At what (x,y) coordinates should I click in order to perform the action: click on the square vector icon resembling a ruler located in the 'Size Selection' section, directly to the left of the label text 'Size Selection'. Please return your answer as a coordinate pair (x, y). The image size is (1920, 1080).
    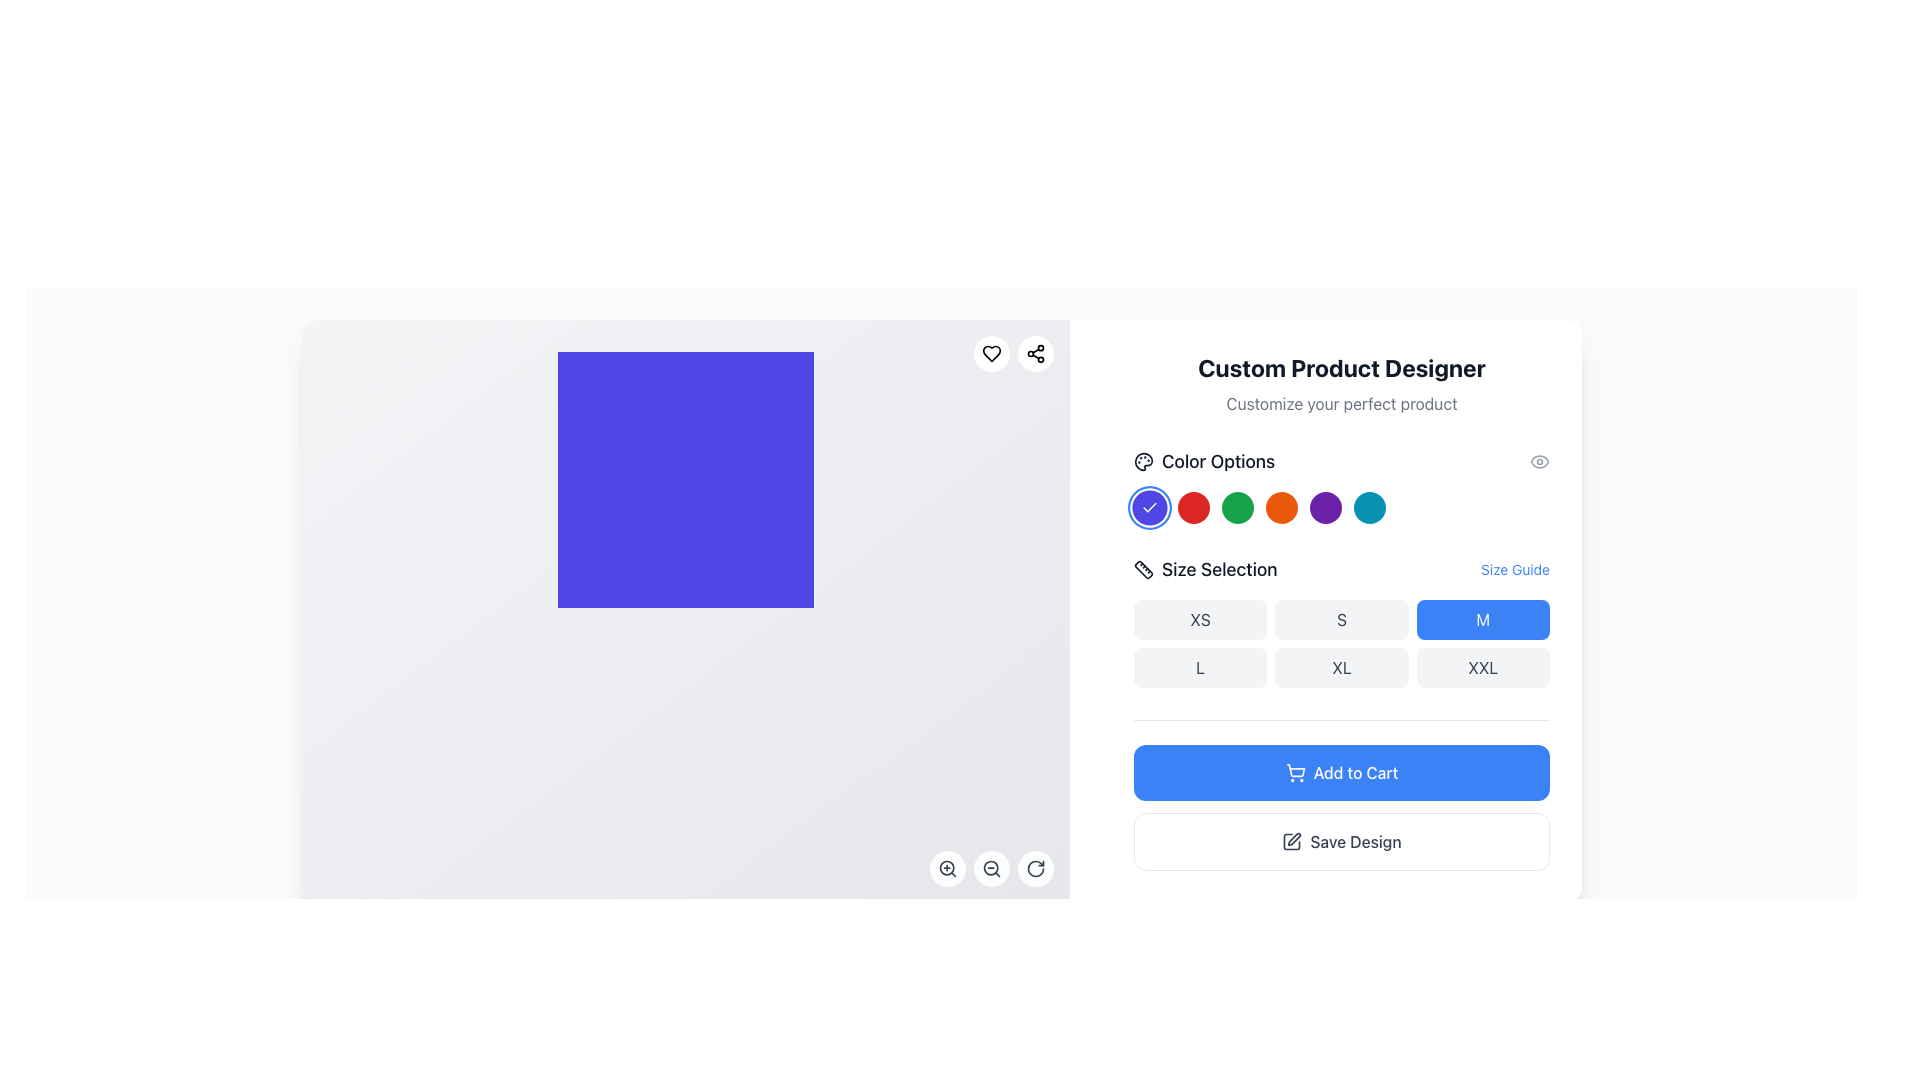
    Looking at the image, I should click on (1143, 570).